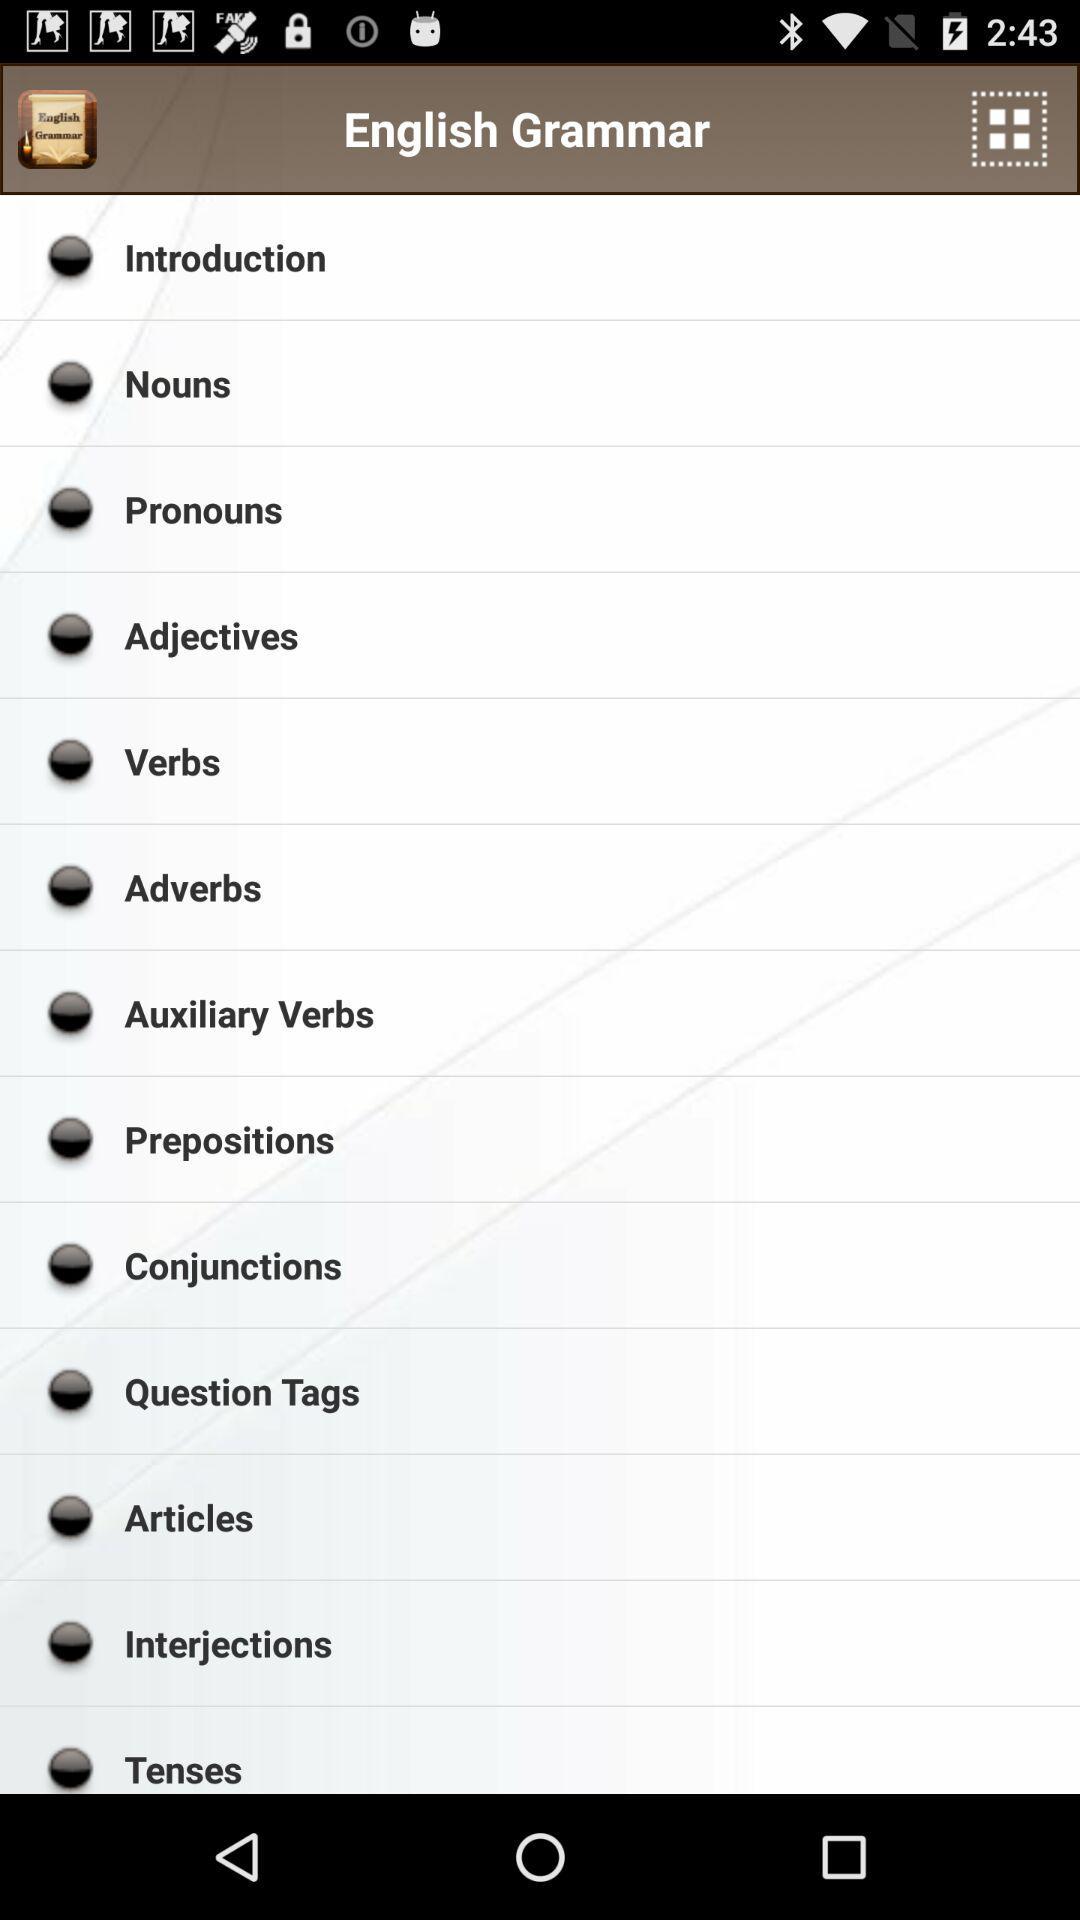 This screenshot has height=1920, width=1080. What do you see at coordinates (594, 1390) in the screenshot?
I see `the app below the conjunctions` at bounding box center [594, 1390].